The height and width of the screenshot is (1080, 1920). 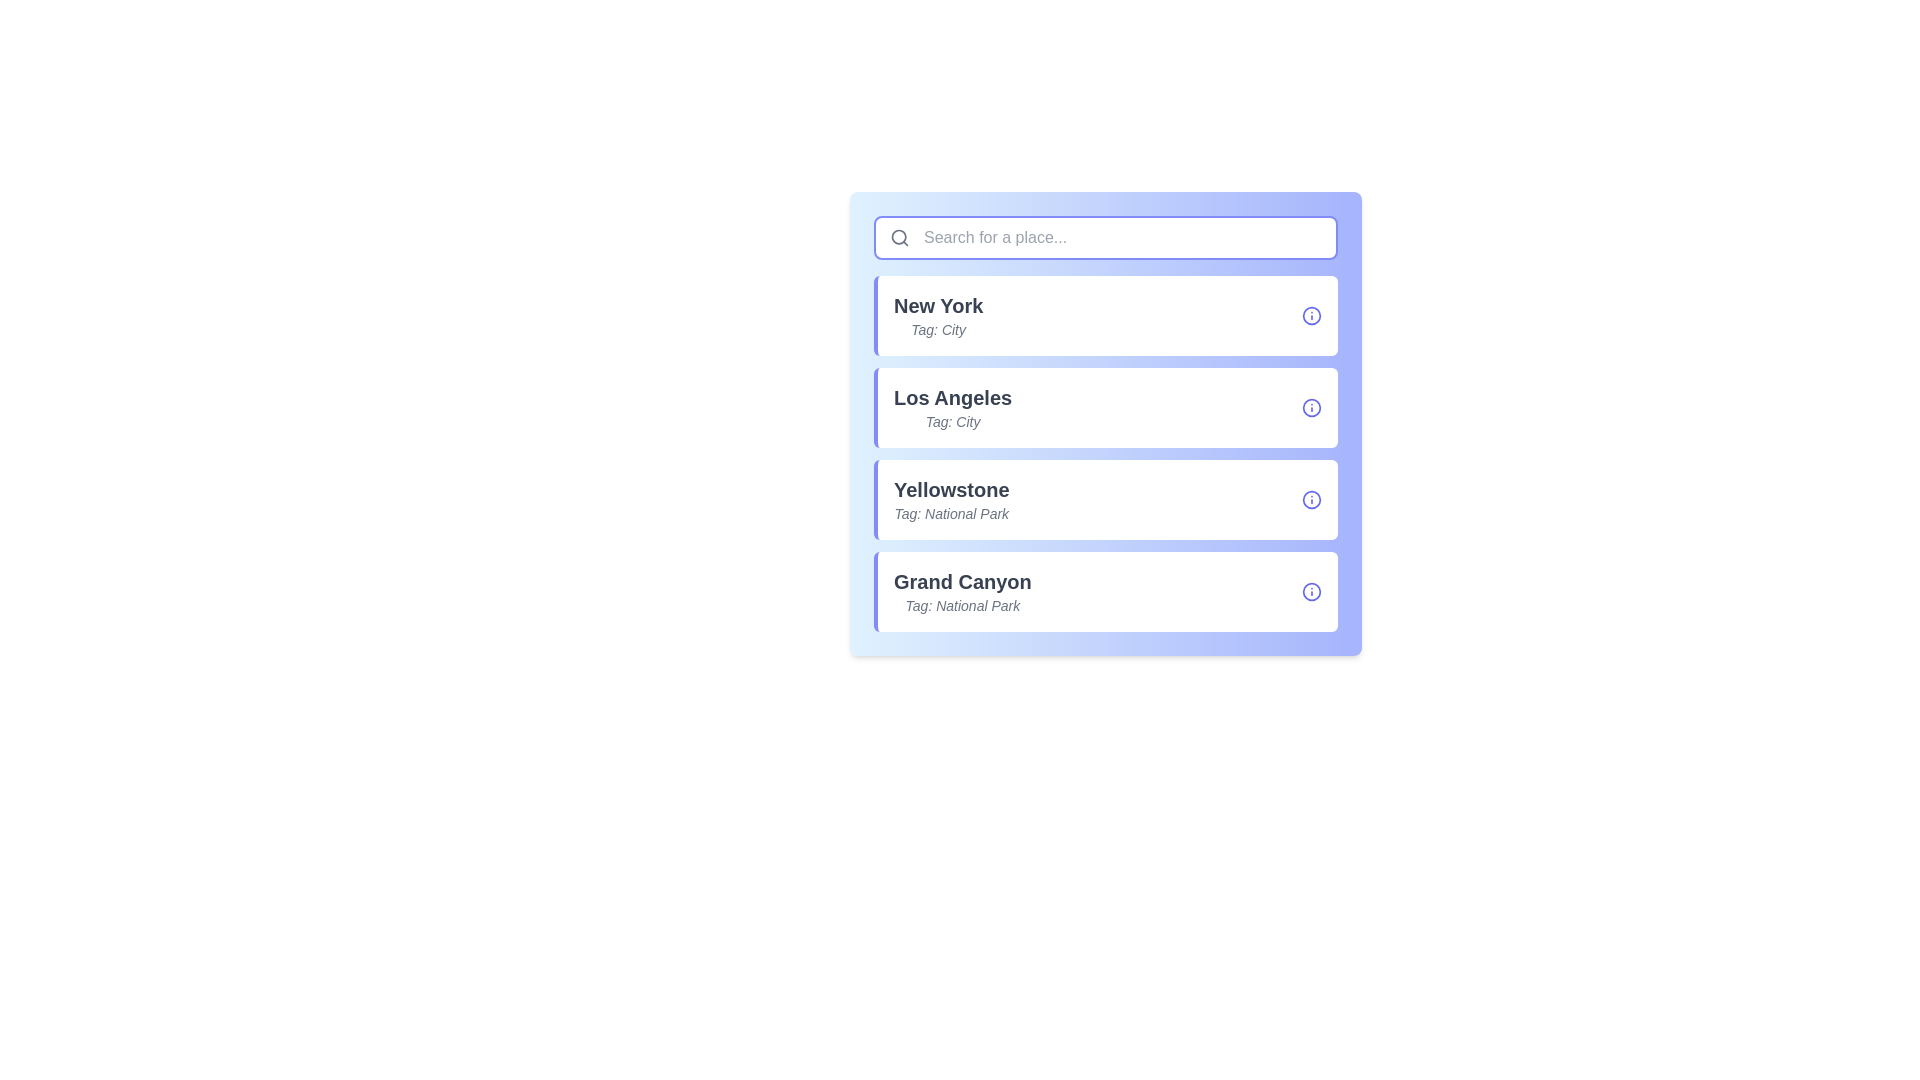 What do you see at coordinates (1311, 590) in the screenshot?
I see `the circular blue outlined icon with a white background resembling an information symbol, located on the far right of the 'Grand Canyon' row` at bounding box center [1311, 590].